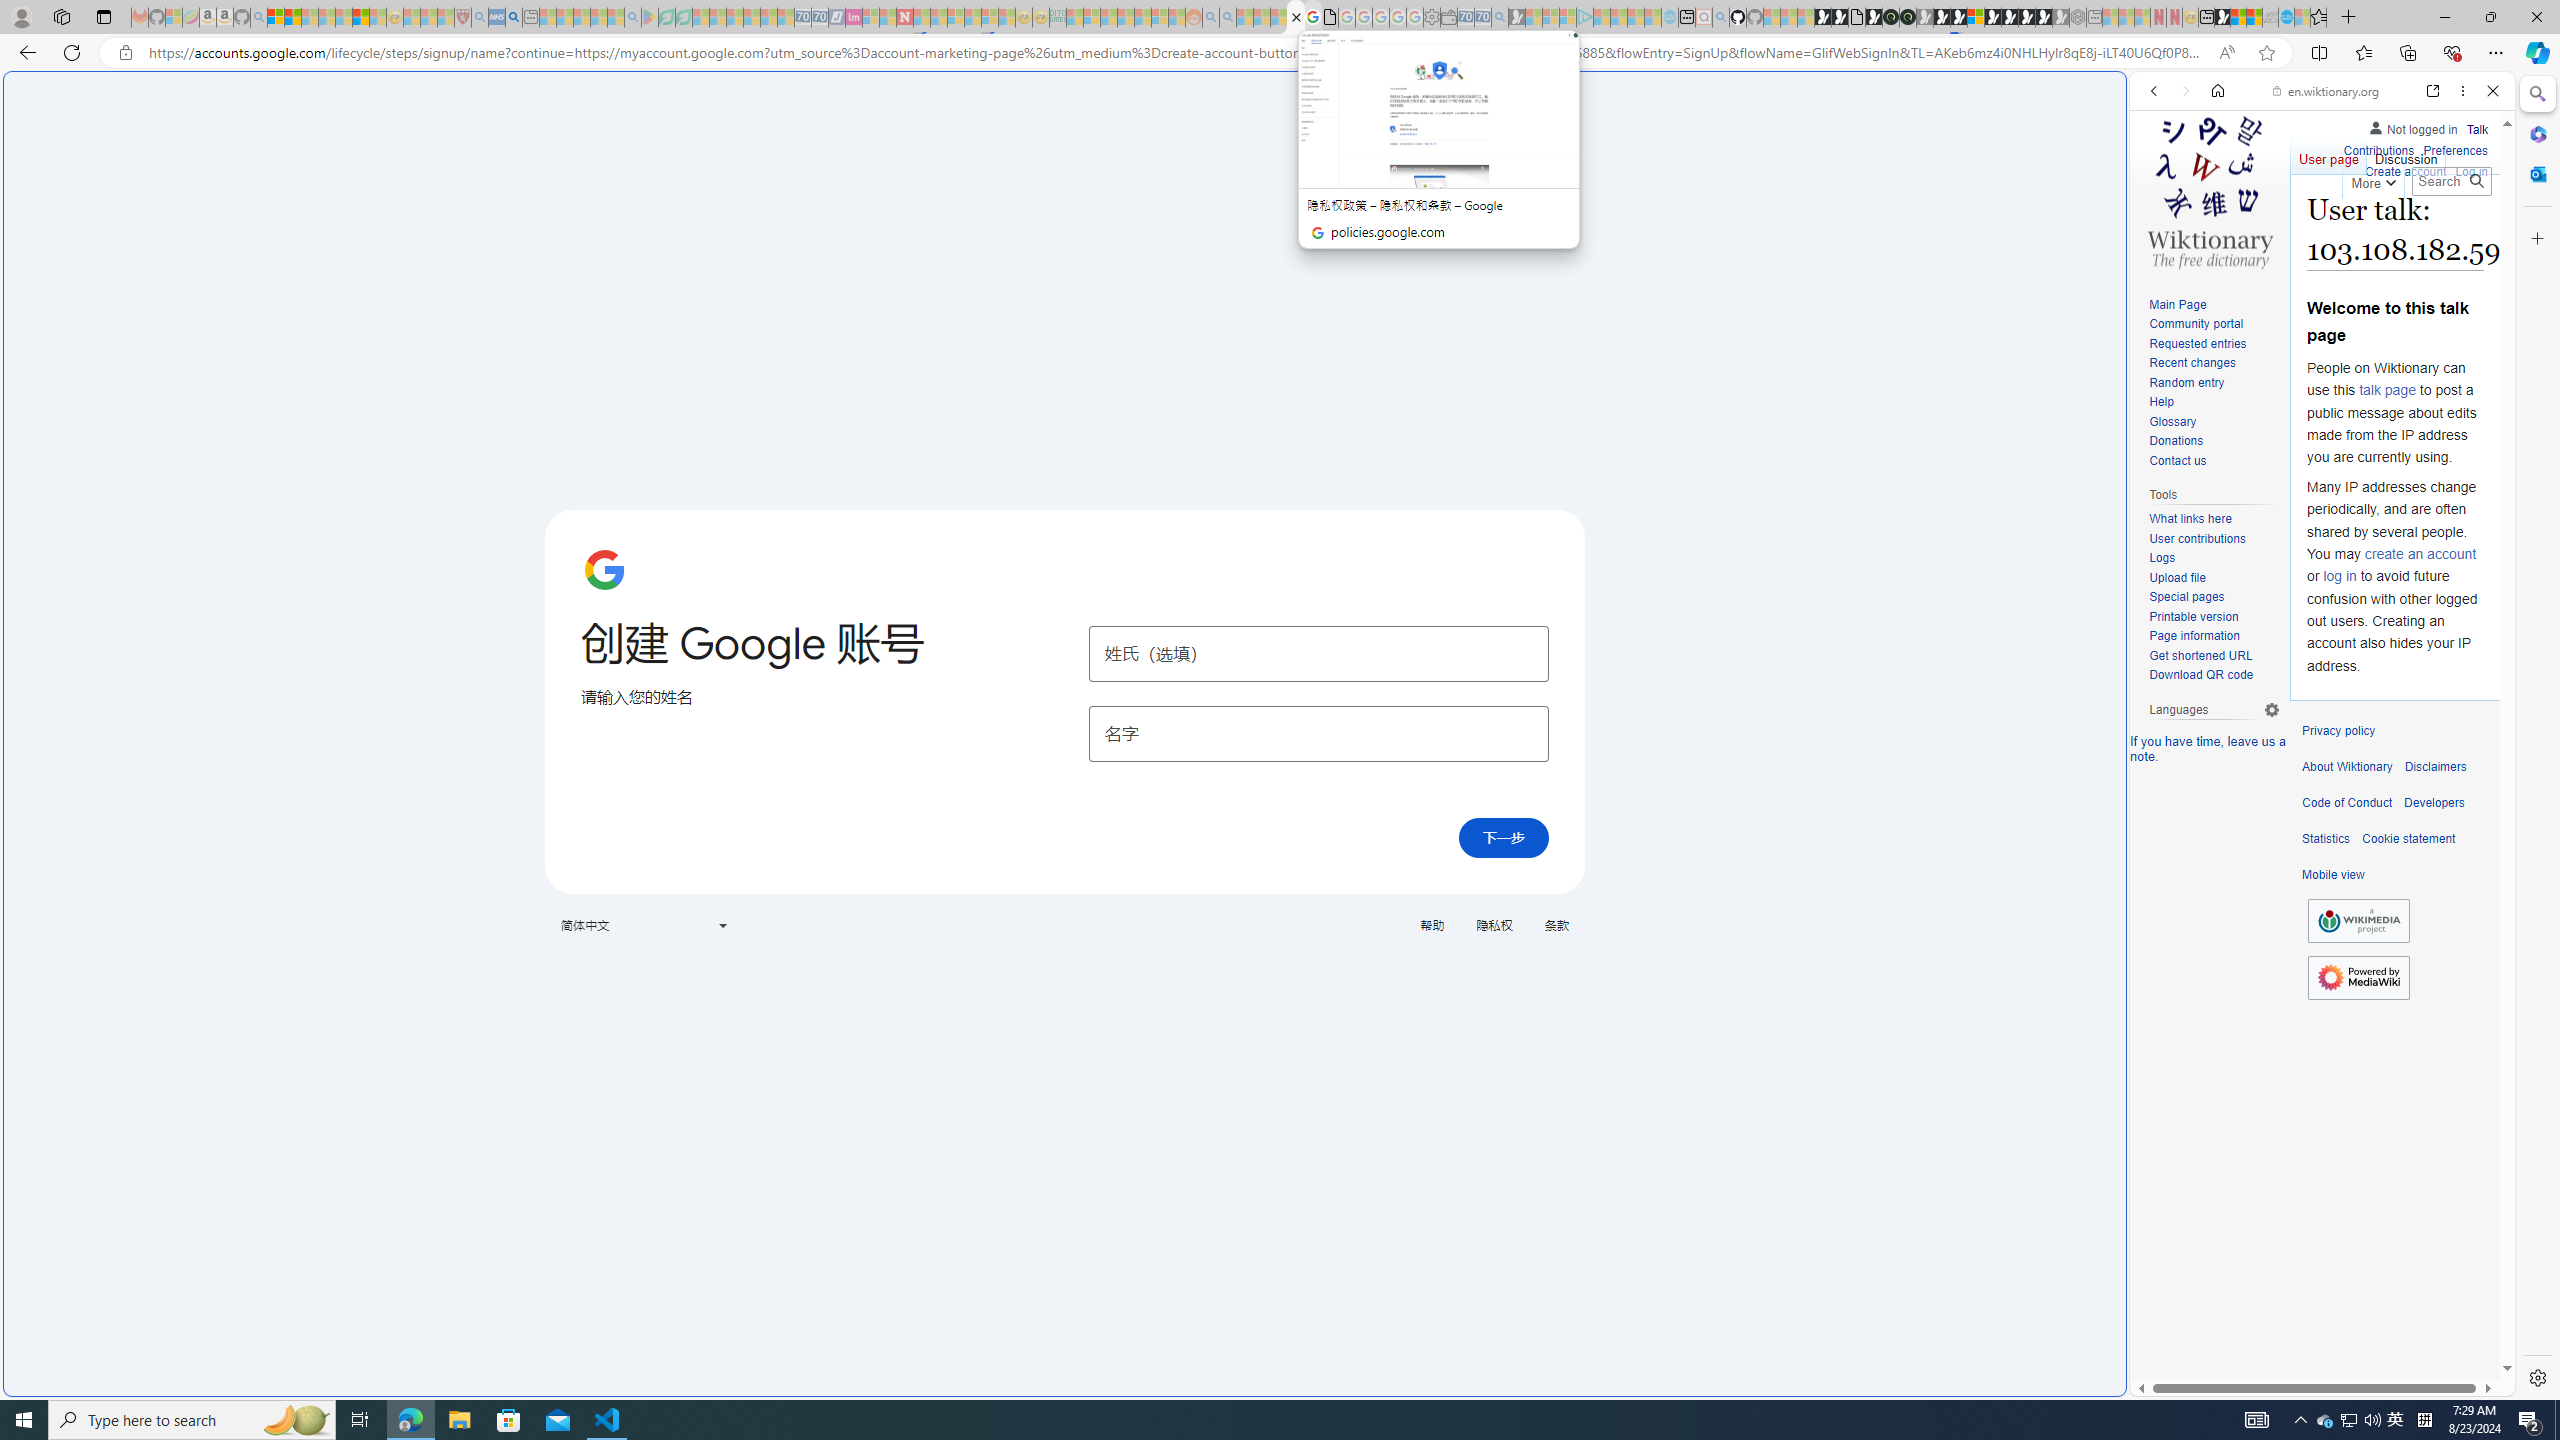 This screenshot has height=1440, width=2560. Describe the element at coordinates (1907, 16) in the screenshot. I see `'Future Focus Report 2024'` at that location.